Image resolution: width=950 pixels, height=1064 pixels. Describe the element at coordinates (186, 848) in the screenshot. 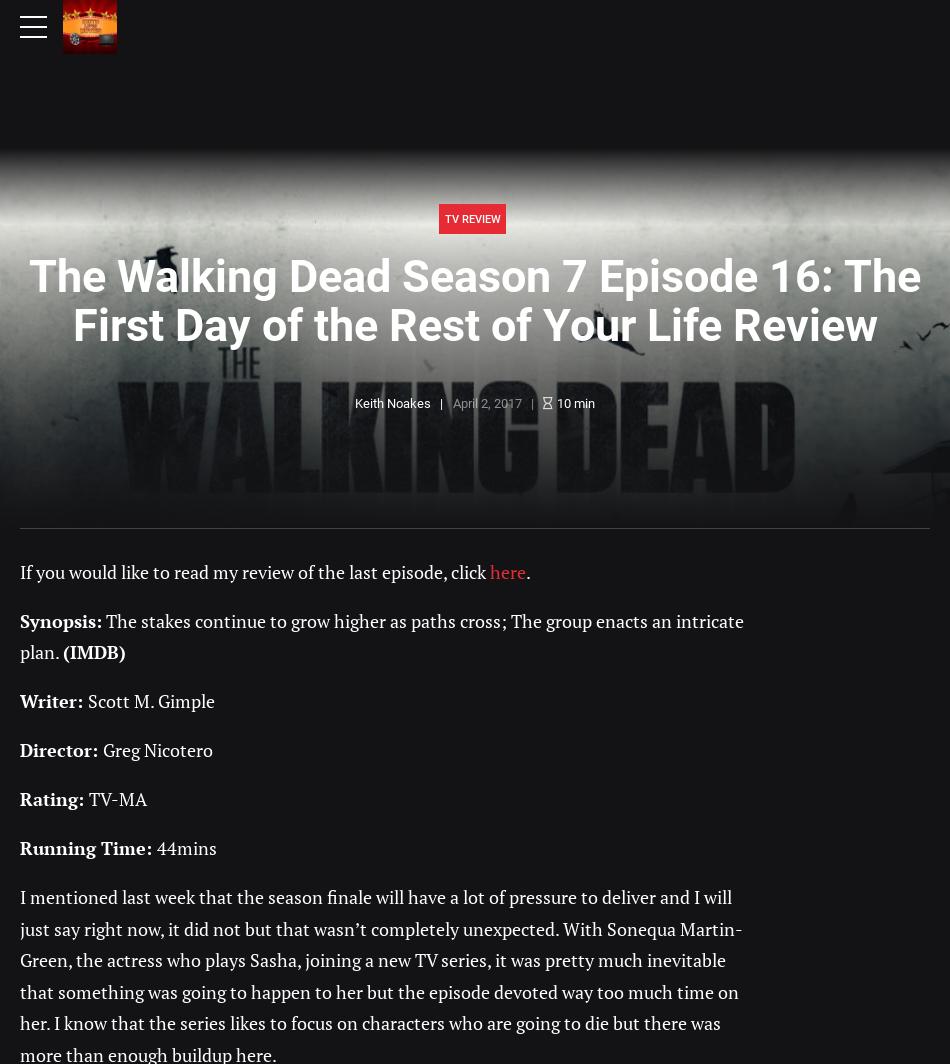

I see `'44mins'` at that location.